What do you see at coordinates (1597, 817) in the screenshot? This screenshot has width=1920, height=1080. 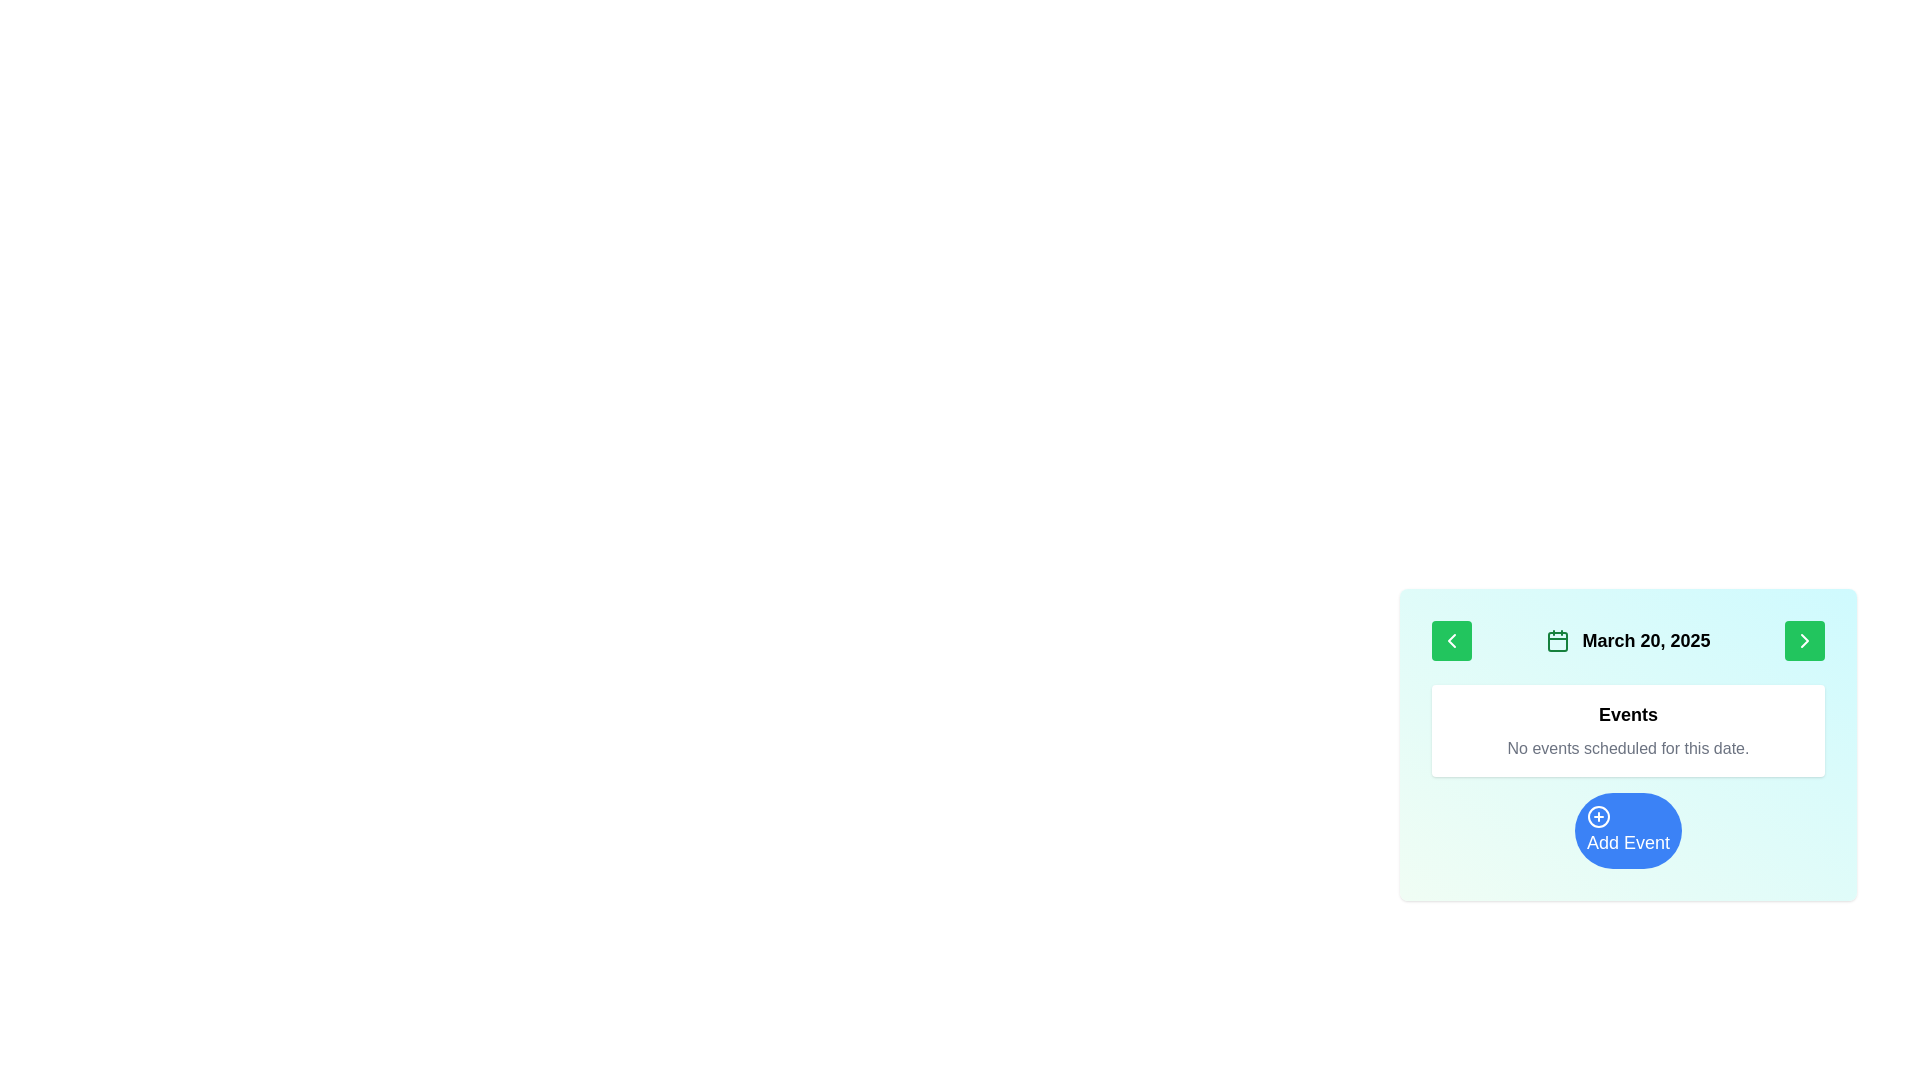 I see `the circular outline icon within the 'Add Event' button located below the 'Events' label and list area` at bounding box center [1597, 817].